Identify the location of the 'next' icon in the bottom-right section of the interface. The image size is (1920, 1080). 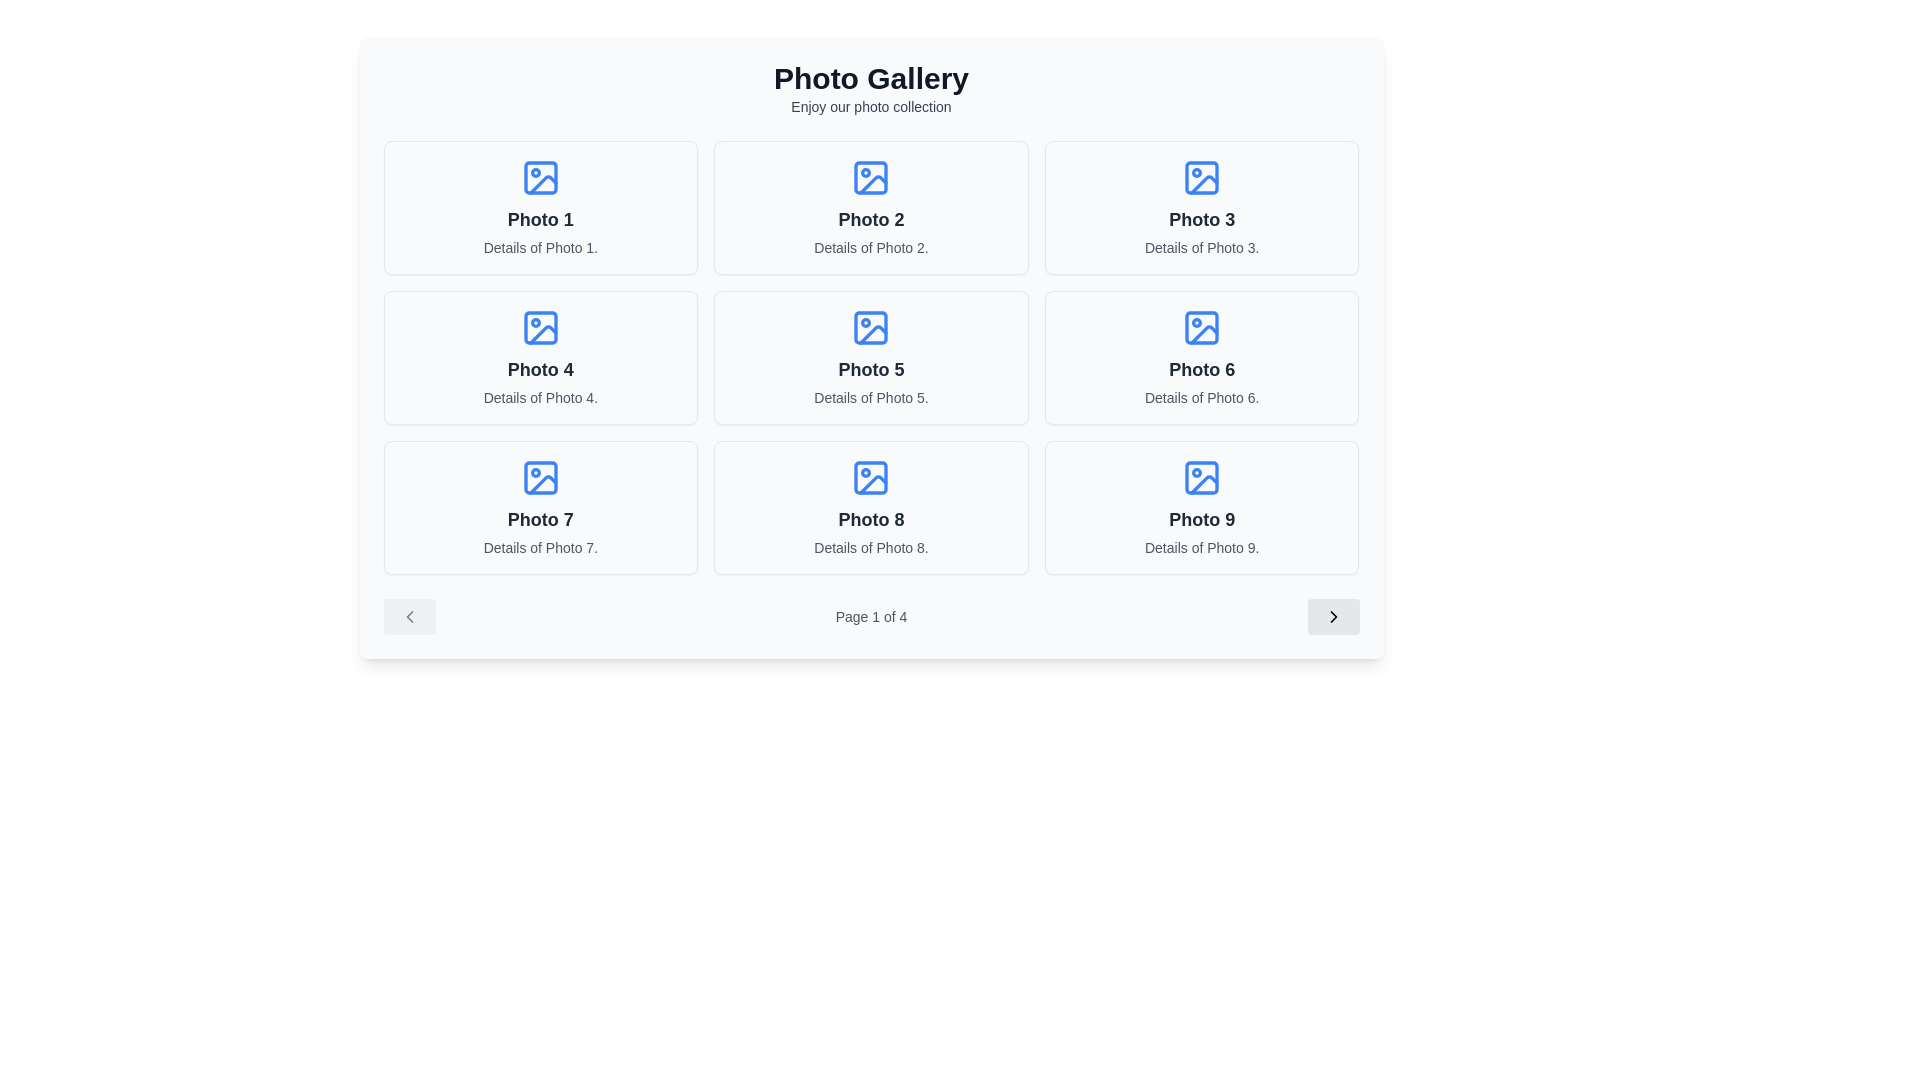
(1333, 616).